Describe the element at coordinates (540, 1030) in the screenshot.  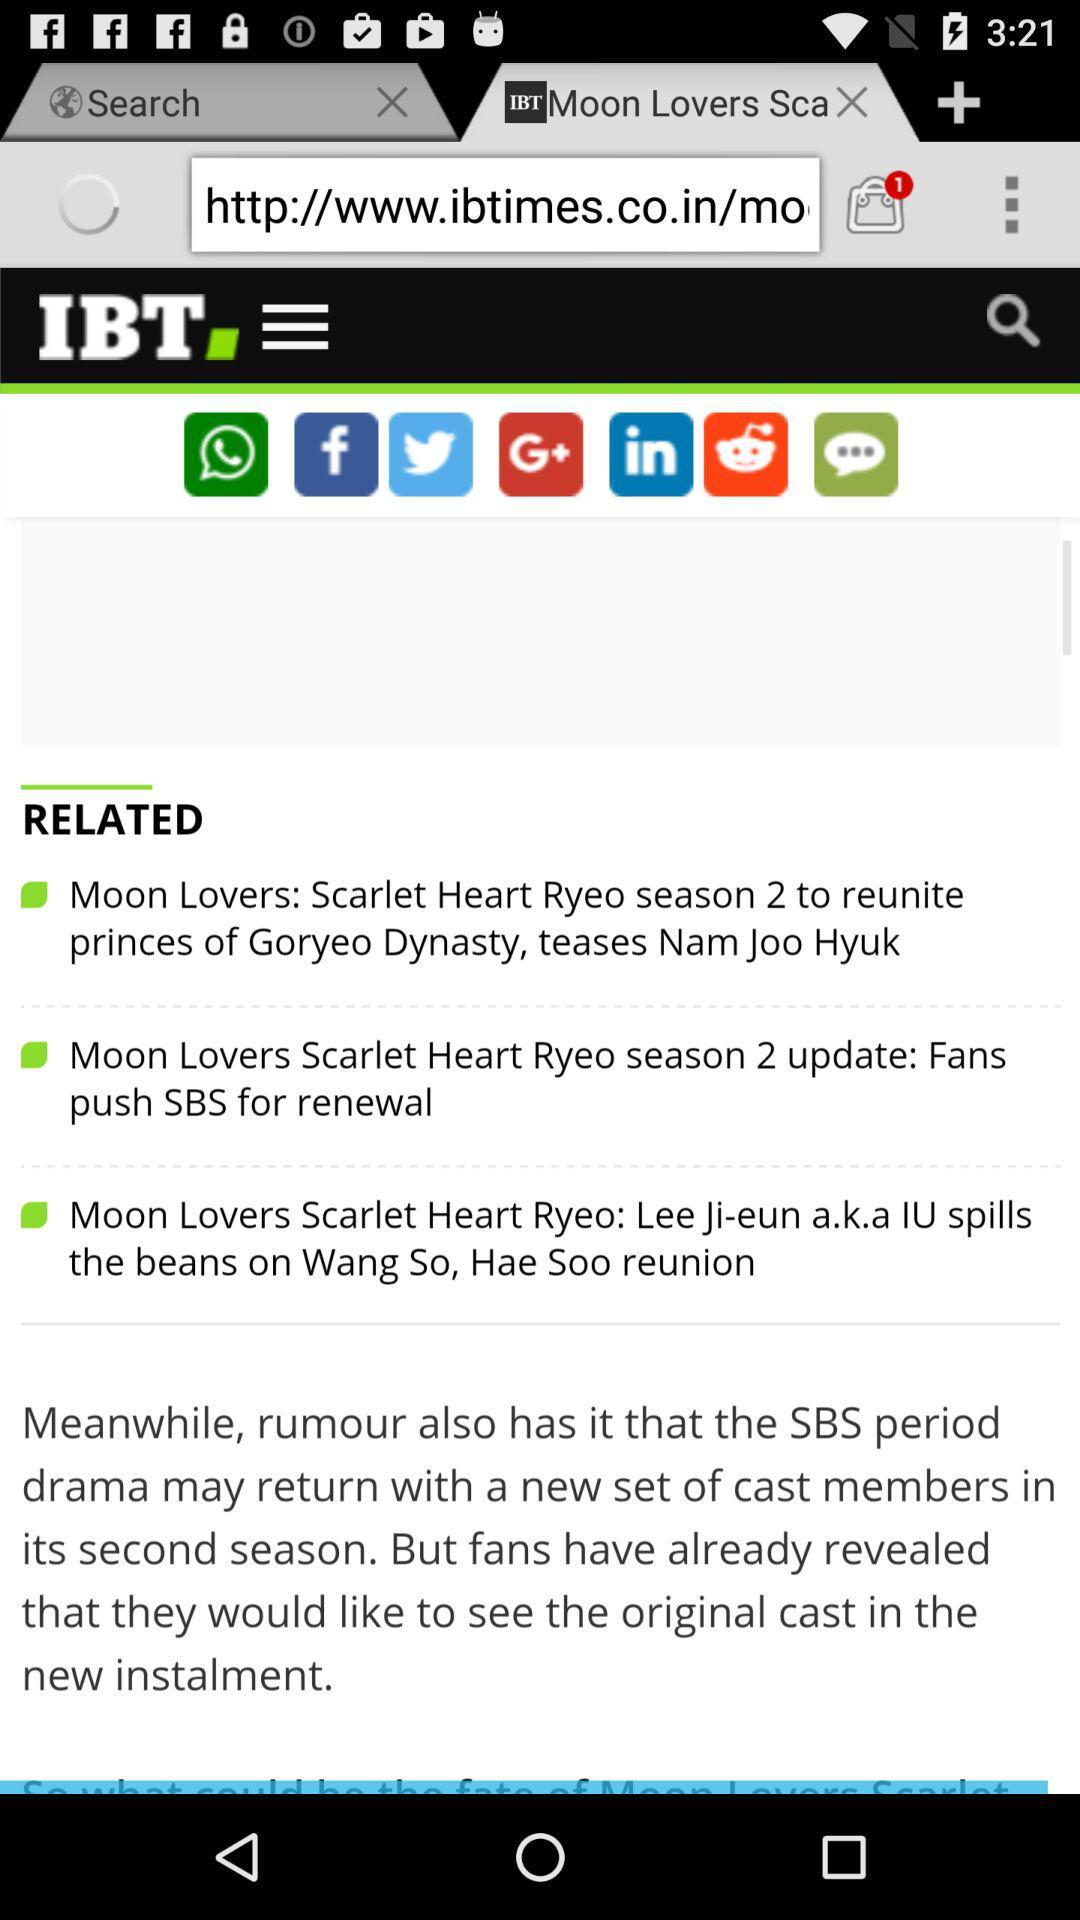
I see `main window` at that location.